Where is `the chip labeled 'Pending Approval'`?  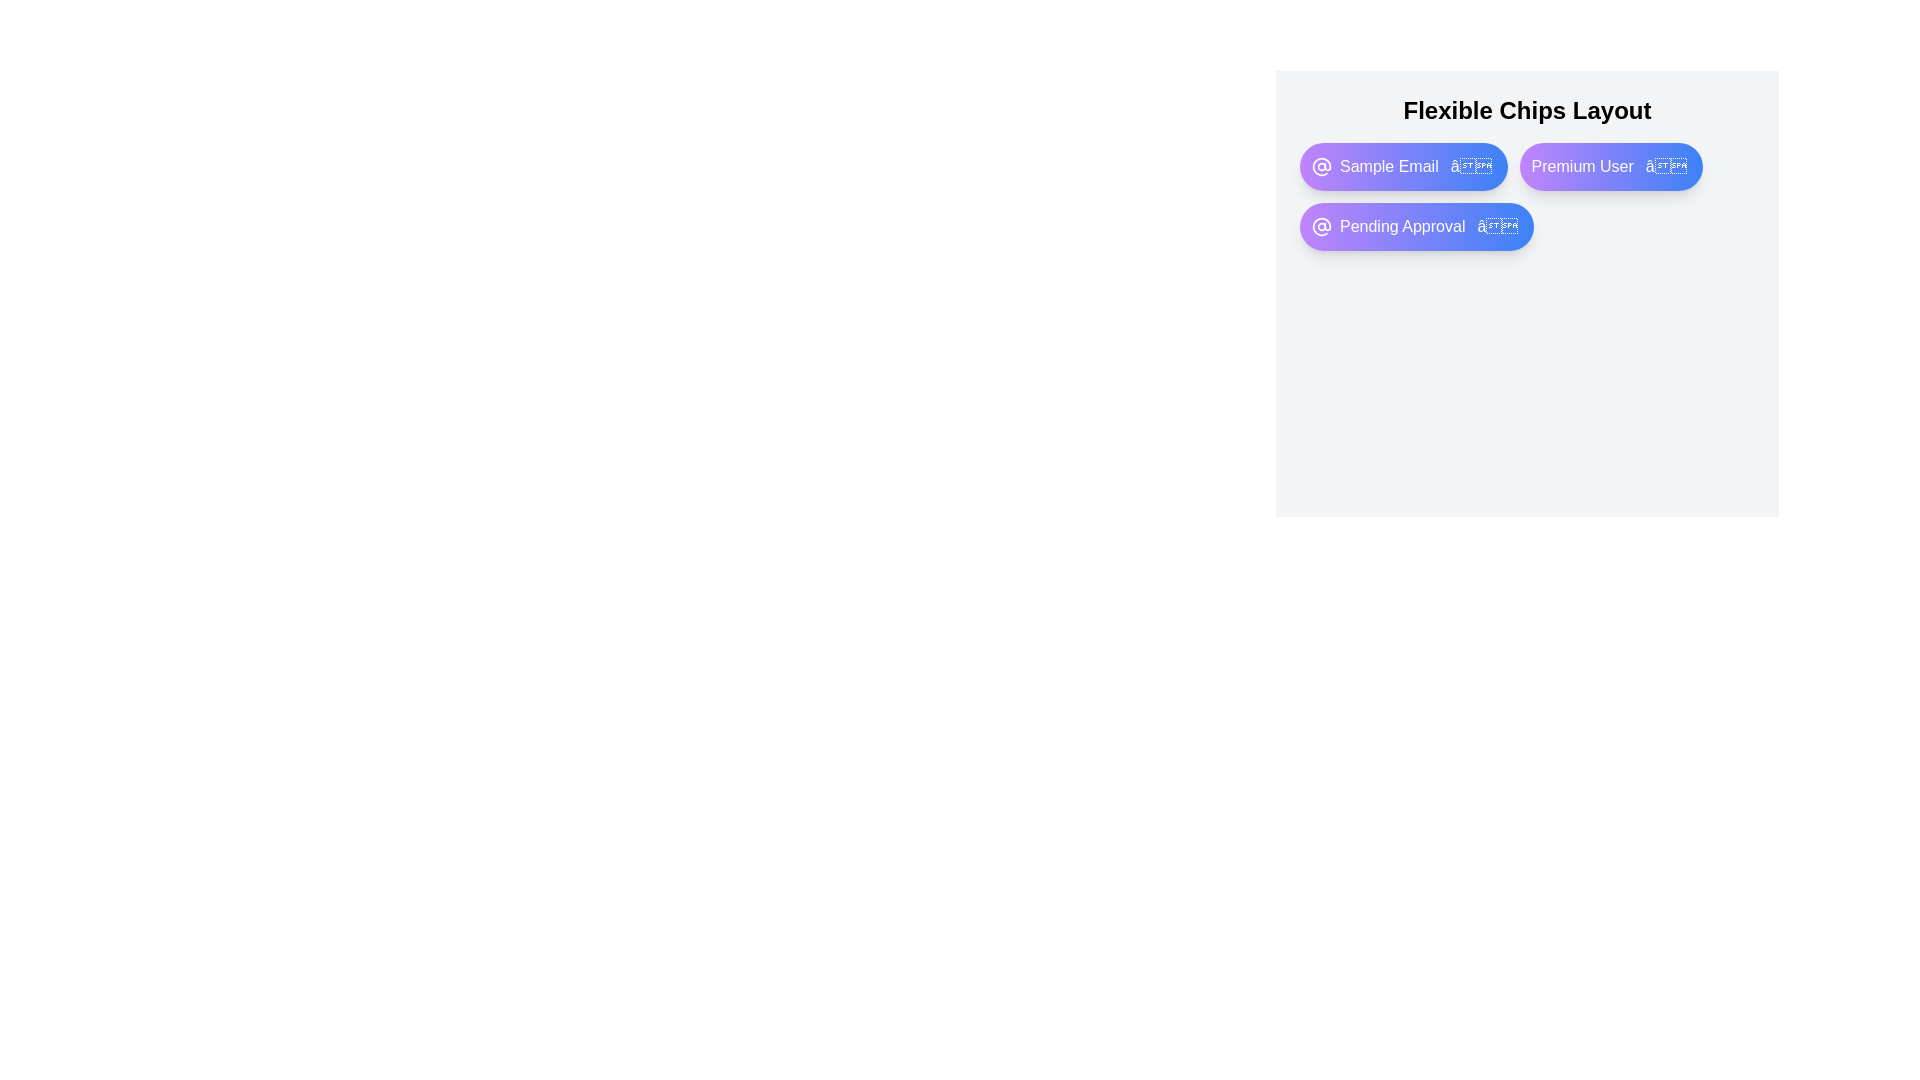
the chip labeled 'Pending Approval' is located at coordinates (1416, 226).